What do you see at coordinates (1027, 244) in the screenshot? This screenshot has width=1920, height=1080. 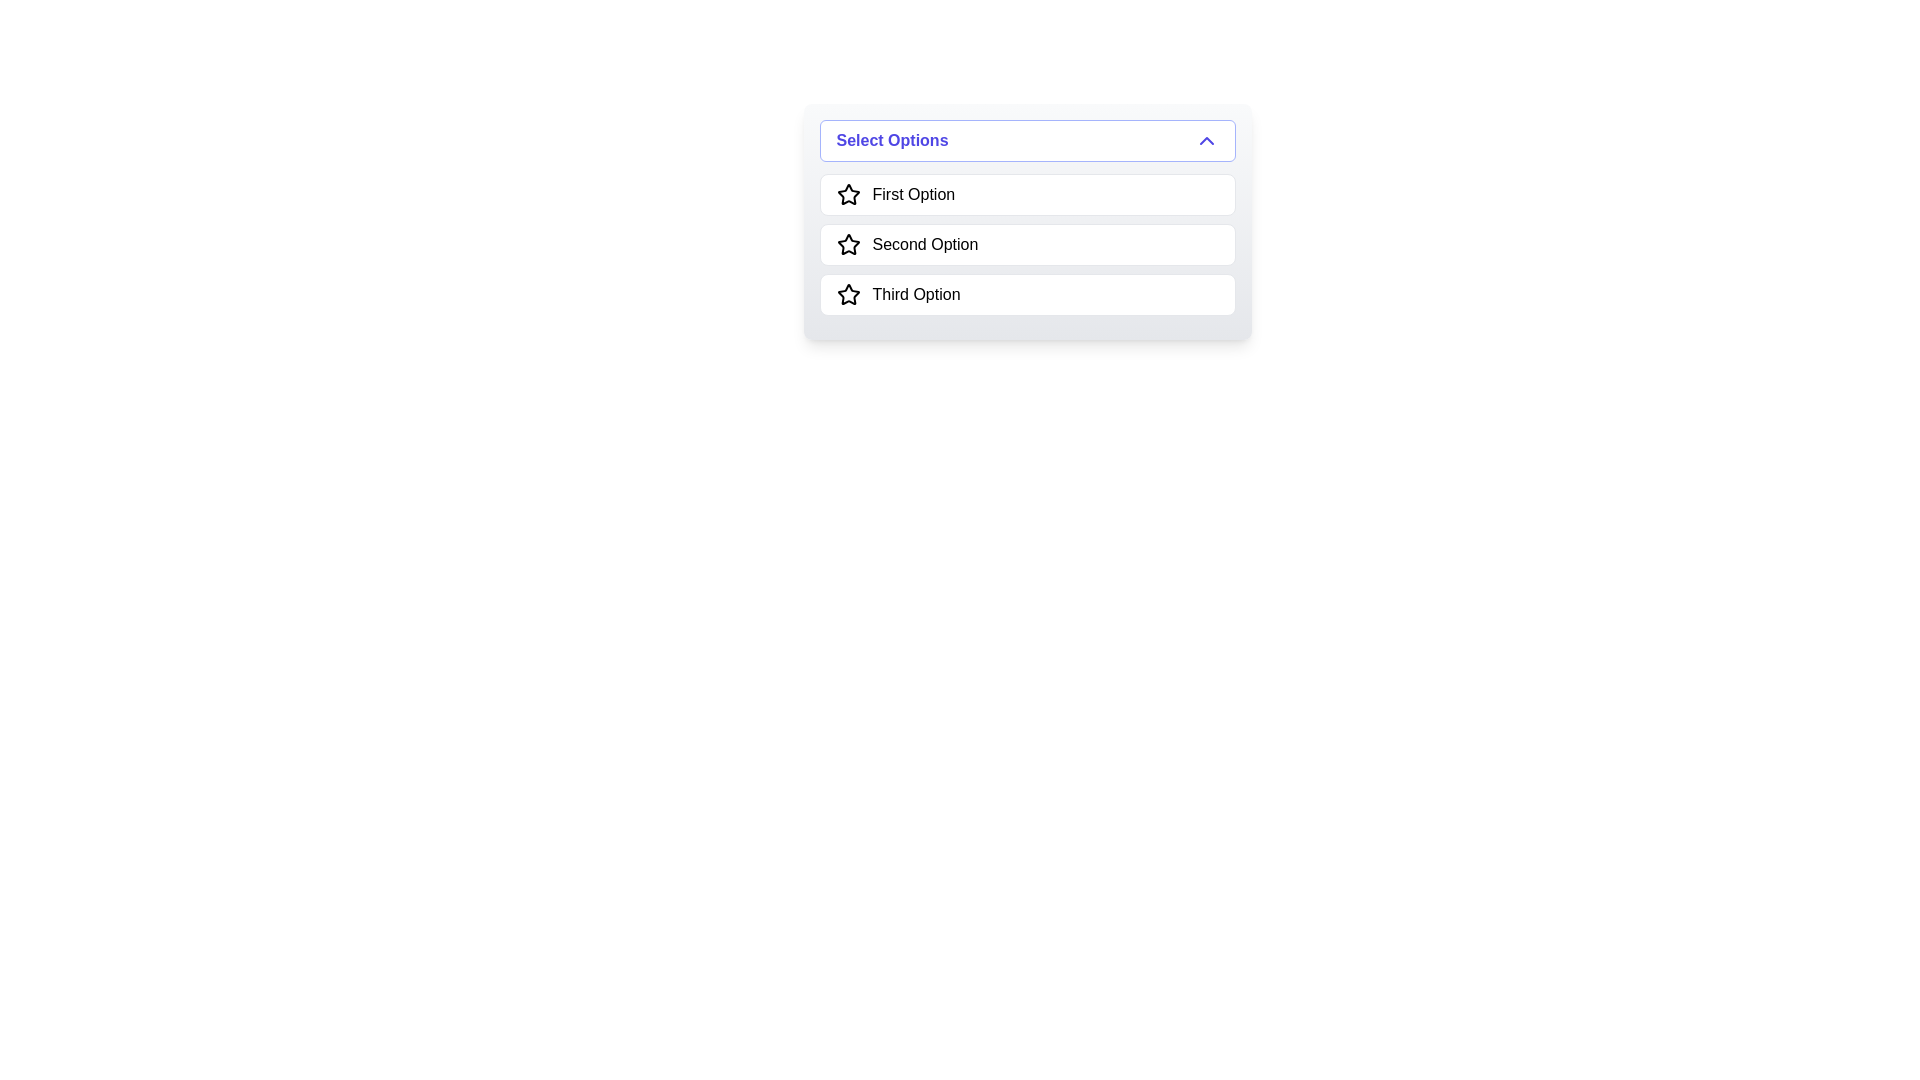 I see `the 'Second Option' button in the dropdown menu to trigger hover effects` at bounding box center [1027, 244].